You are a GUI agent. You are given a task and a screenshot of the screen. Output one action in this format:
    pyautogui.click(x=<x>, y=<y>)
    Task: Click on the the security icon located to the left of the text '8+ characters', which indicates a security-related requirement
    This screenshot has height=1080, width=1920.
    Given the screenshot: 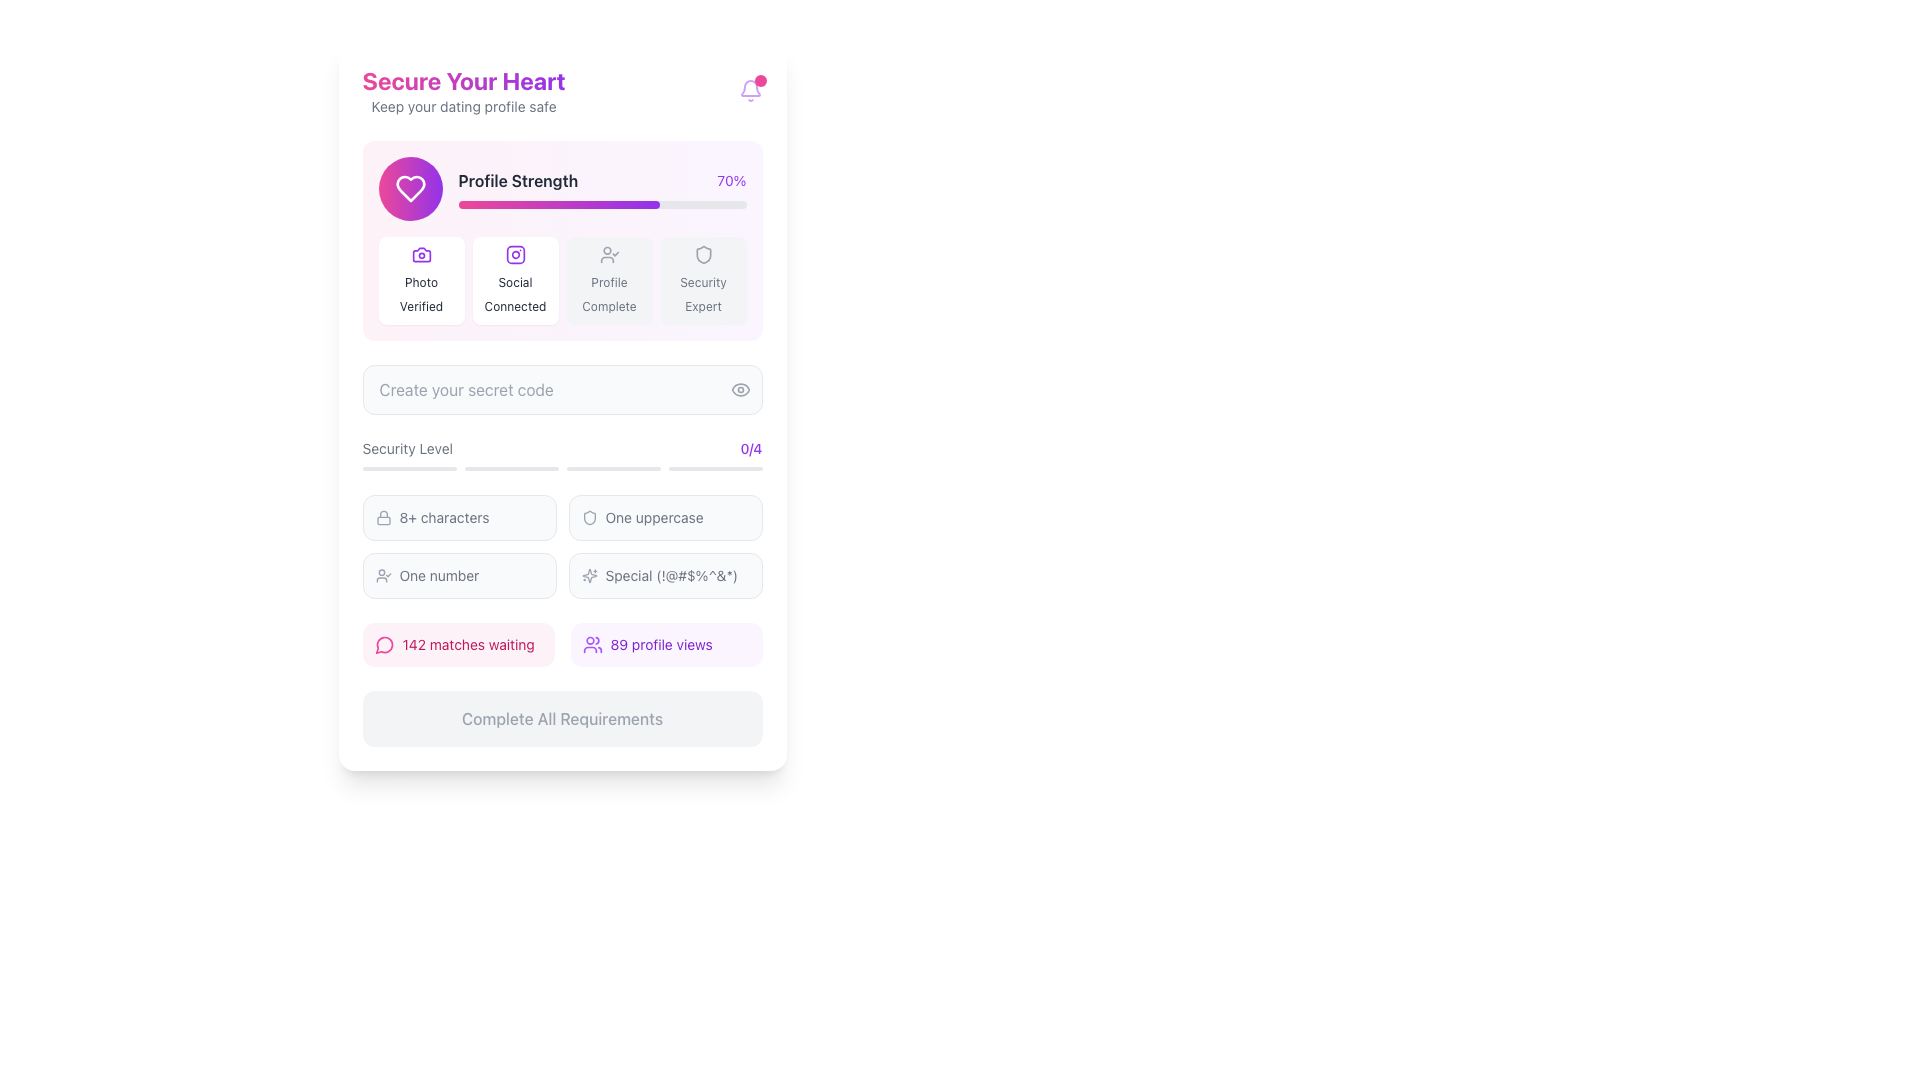 What is the action you would take?
    pyautogui.click(x=383, y=516)
    